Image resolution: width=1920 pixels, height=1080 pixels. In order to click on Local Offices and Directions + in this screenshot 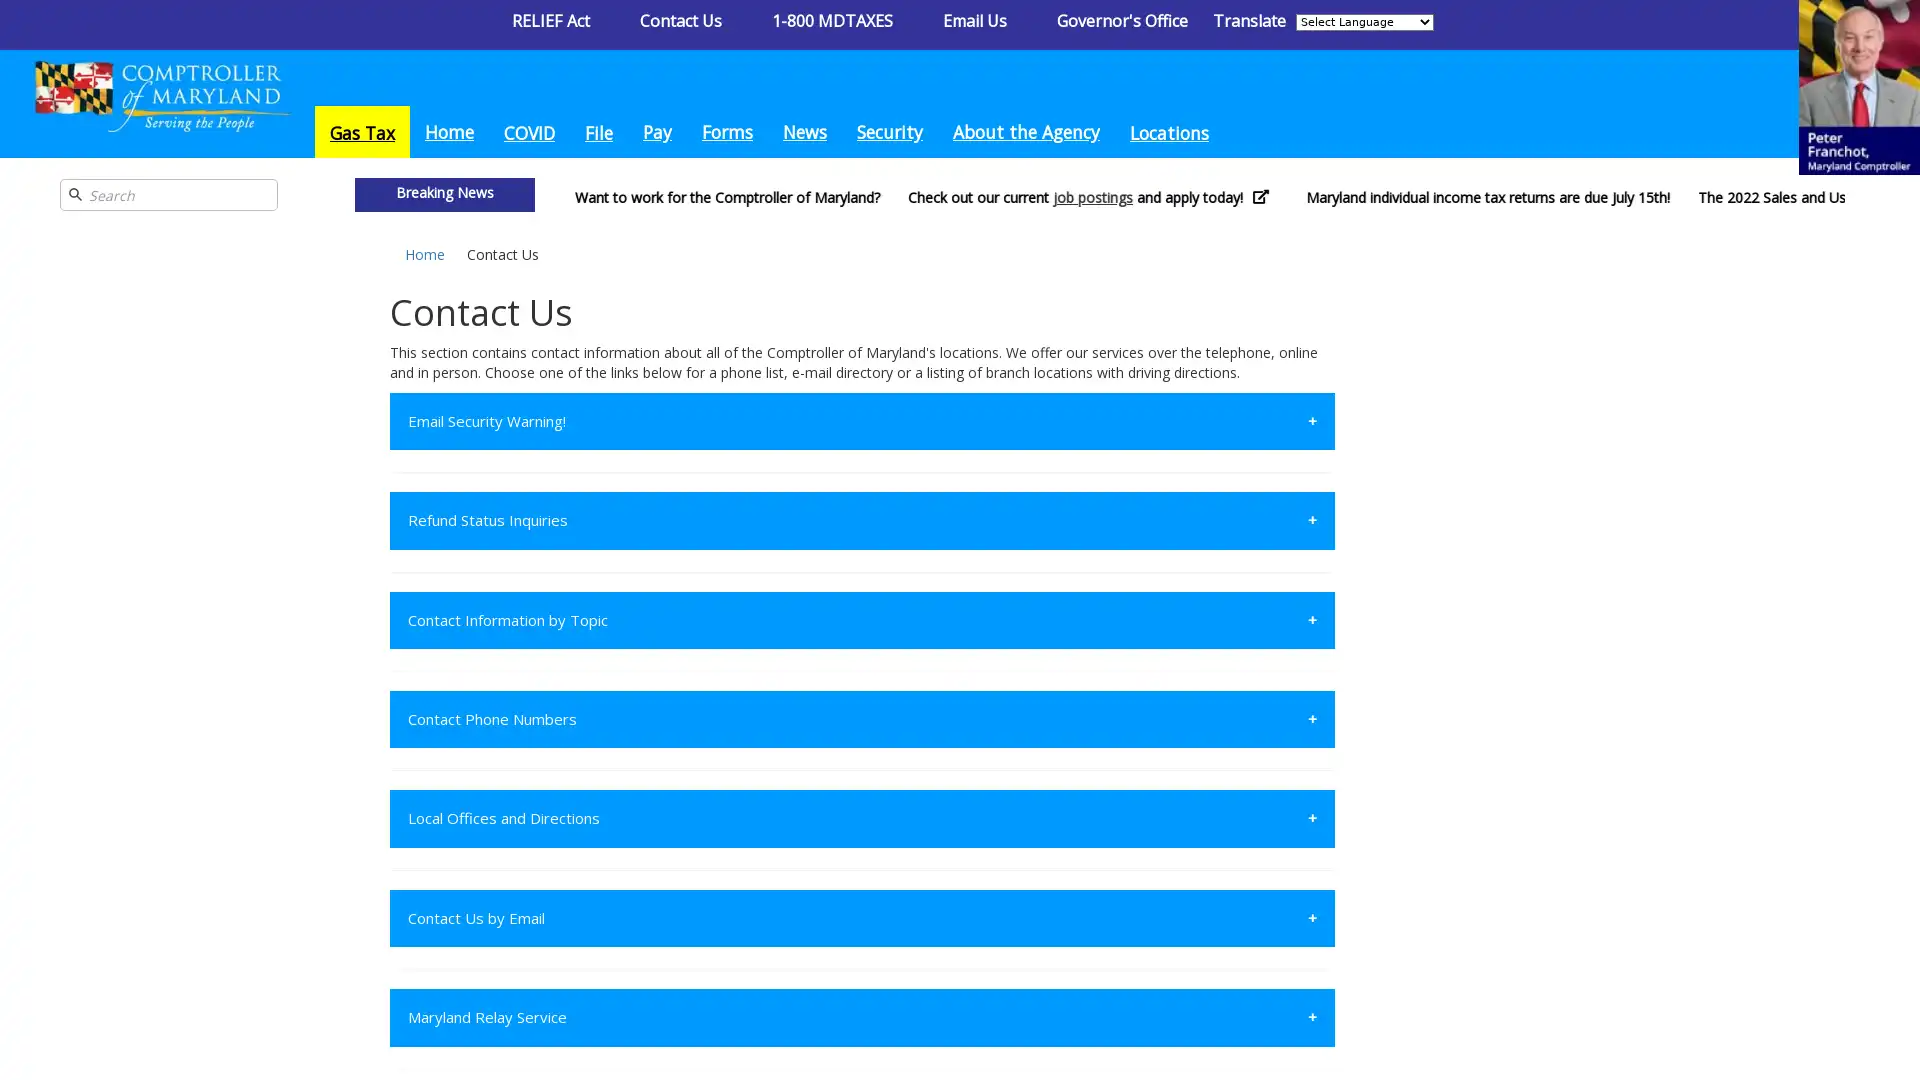, I will do `click(862, 818)`.